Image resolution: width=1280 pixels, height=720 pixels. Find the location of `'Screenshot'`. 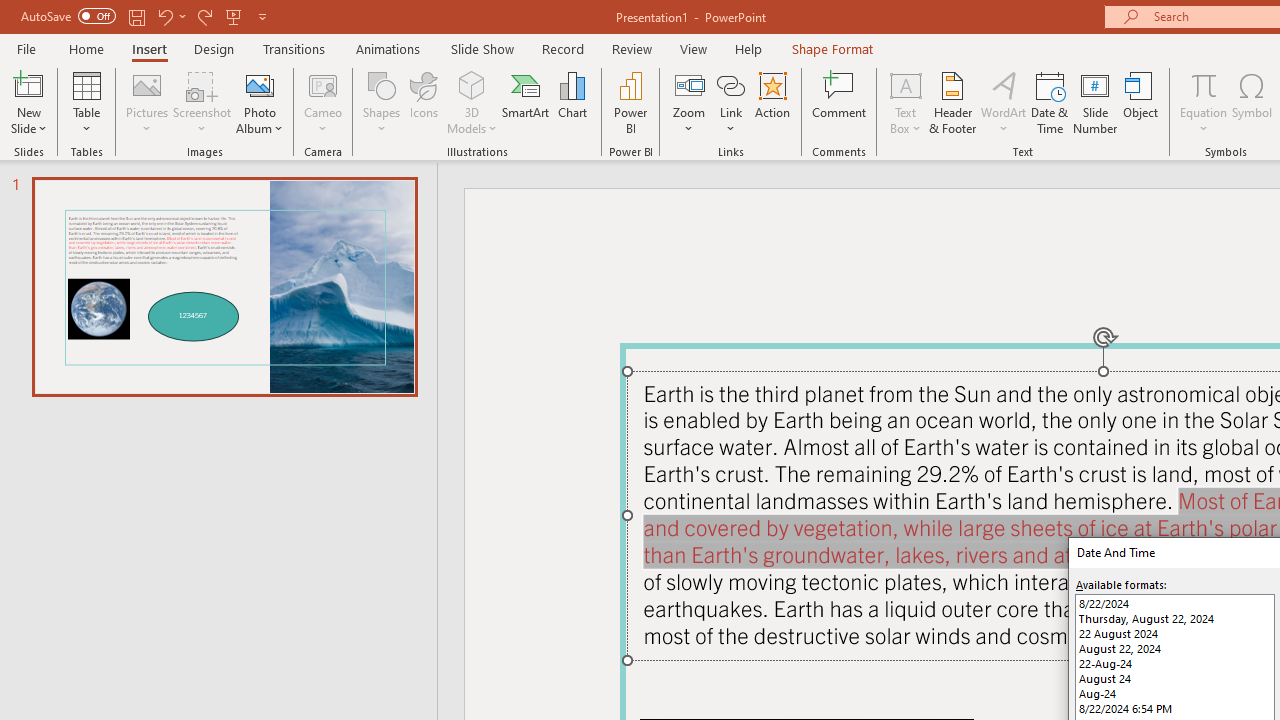

'Screenshot' is located at coordinates (202, 103).